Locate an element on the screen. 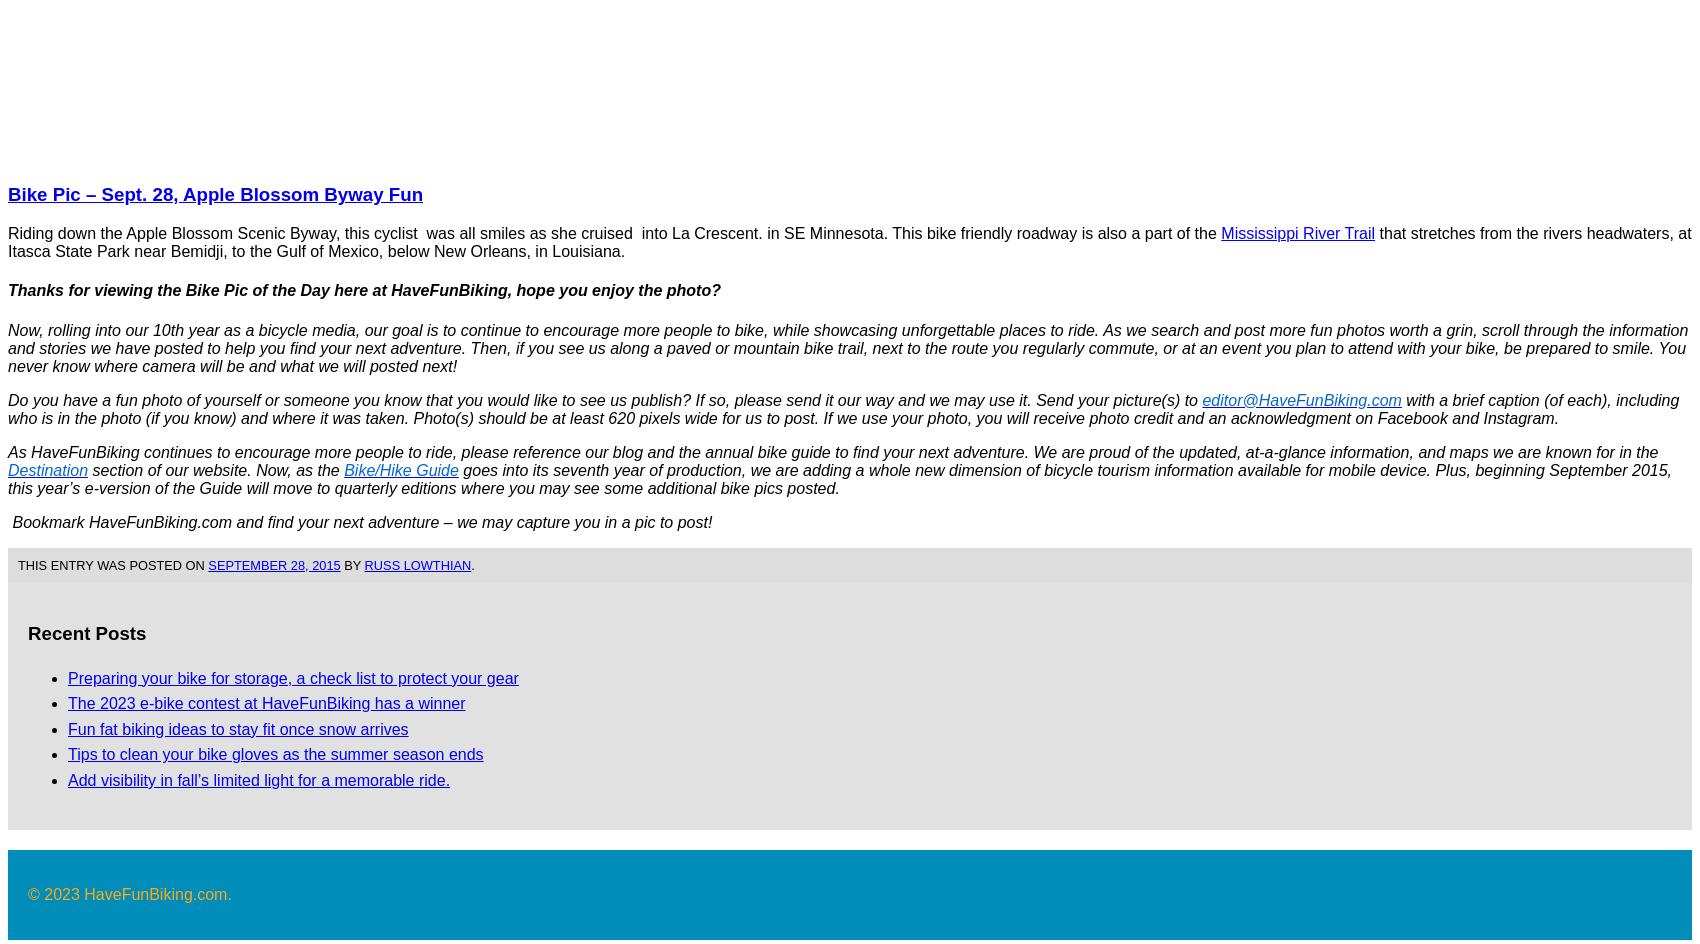 The height and width of the screenshot is (944, 1700). 'Recent Posts' is located at coordinates (87, 633).